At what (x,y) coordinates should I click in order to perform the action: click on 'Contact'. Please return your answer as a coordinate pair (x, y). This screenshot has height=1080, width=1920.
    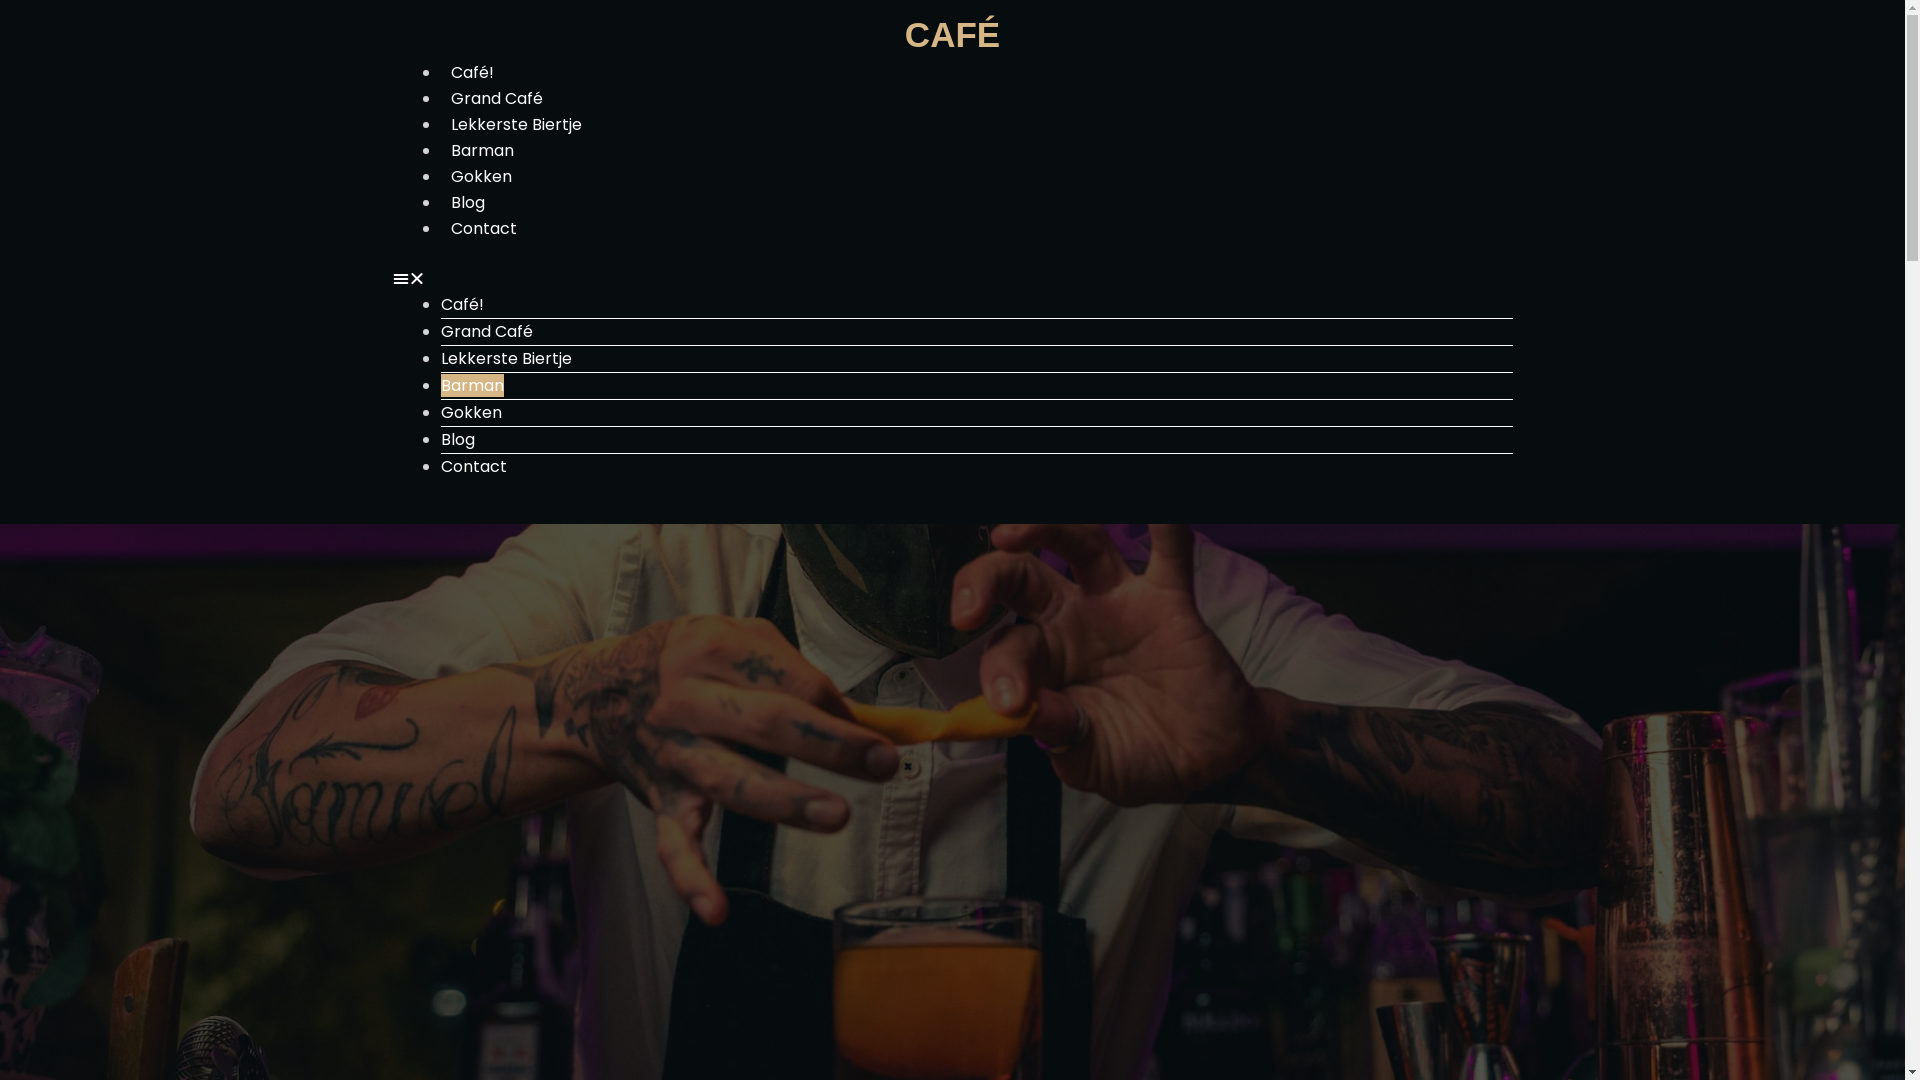
    Looking at the image, I should click on (472, 466).